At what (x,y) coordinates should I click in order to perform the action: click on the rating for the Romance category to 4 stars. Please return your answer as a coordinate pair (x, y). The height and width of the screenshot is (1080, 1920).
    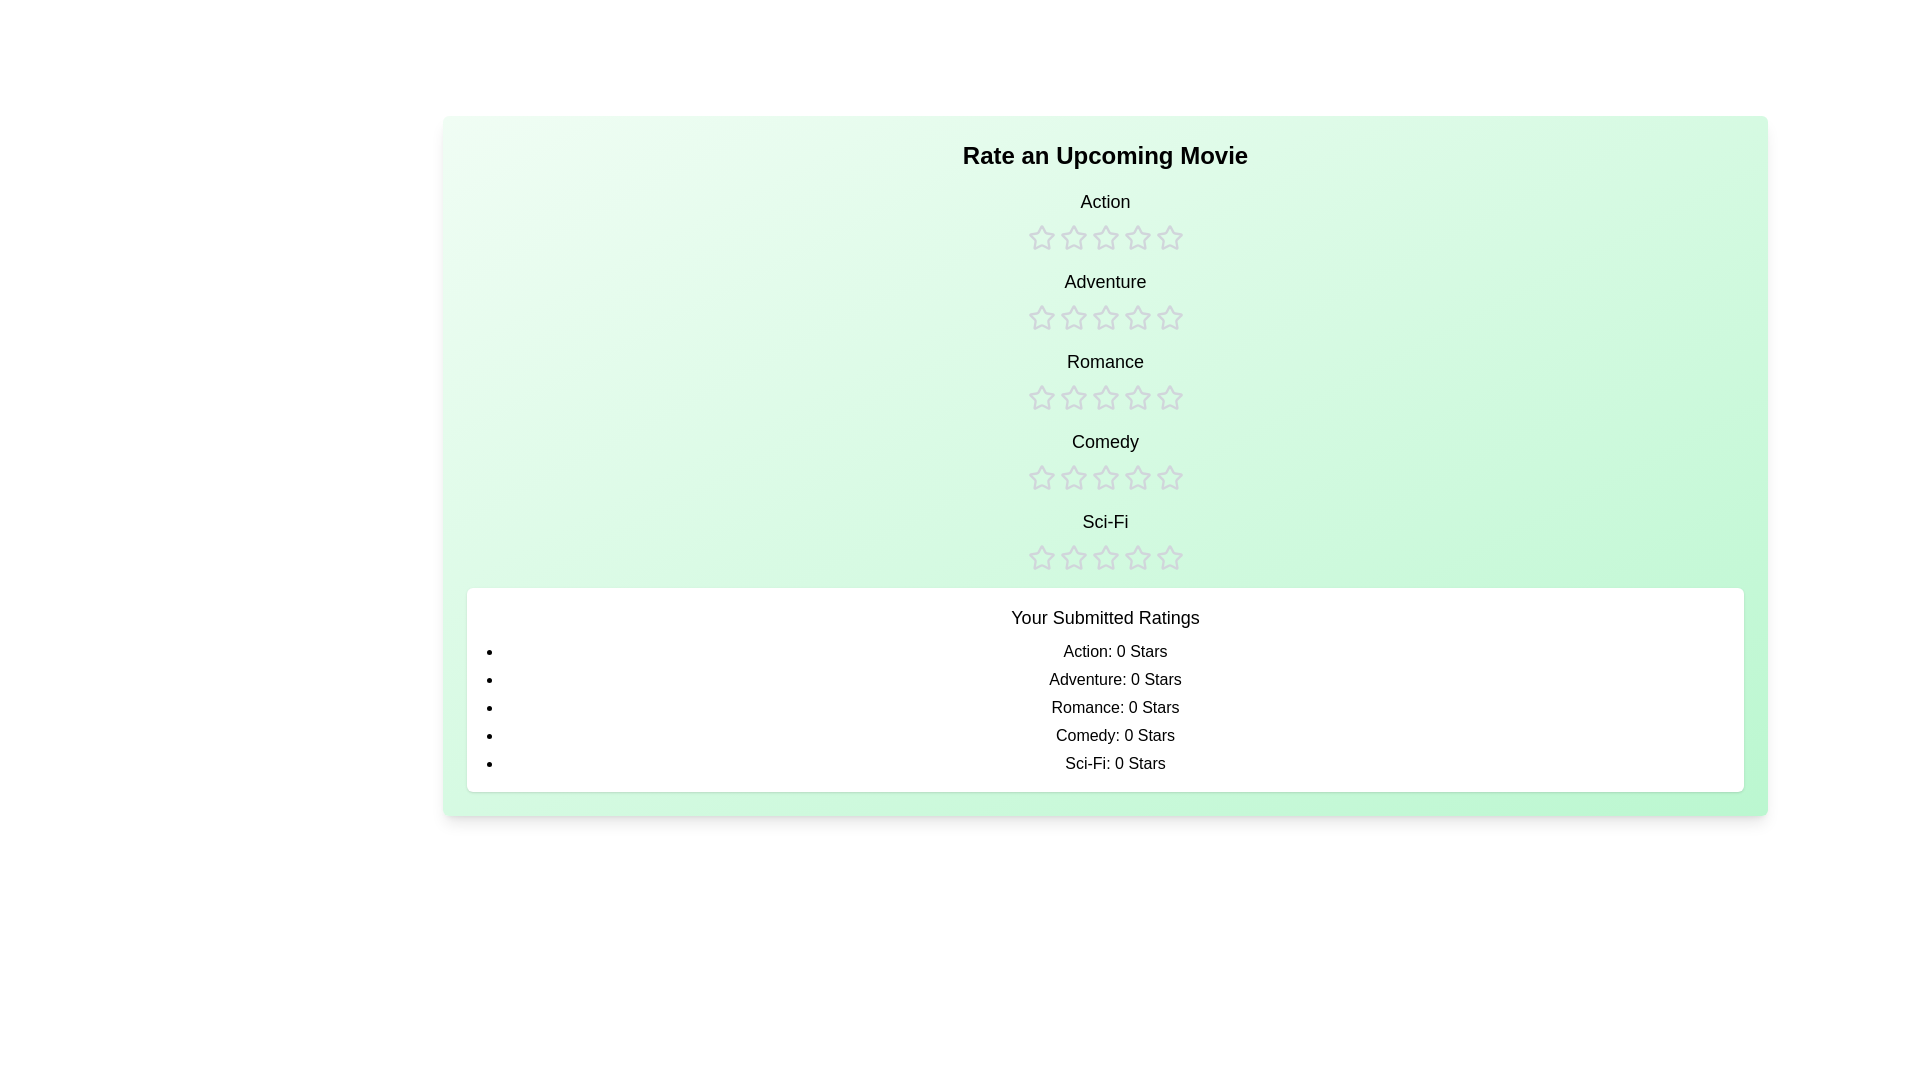
    Looking at the image, I should click on (1137, 380).